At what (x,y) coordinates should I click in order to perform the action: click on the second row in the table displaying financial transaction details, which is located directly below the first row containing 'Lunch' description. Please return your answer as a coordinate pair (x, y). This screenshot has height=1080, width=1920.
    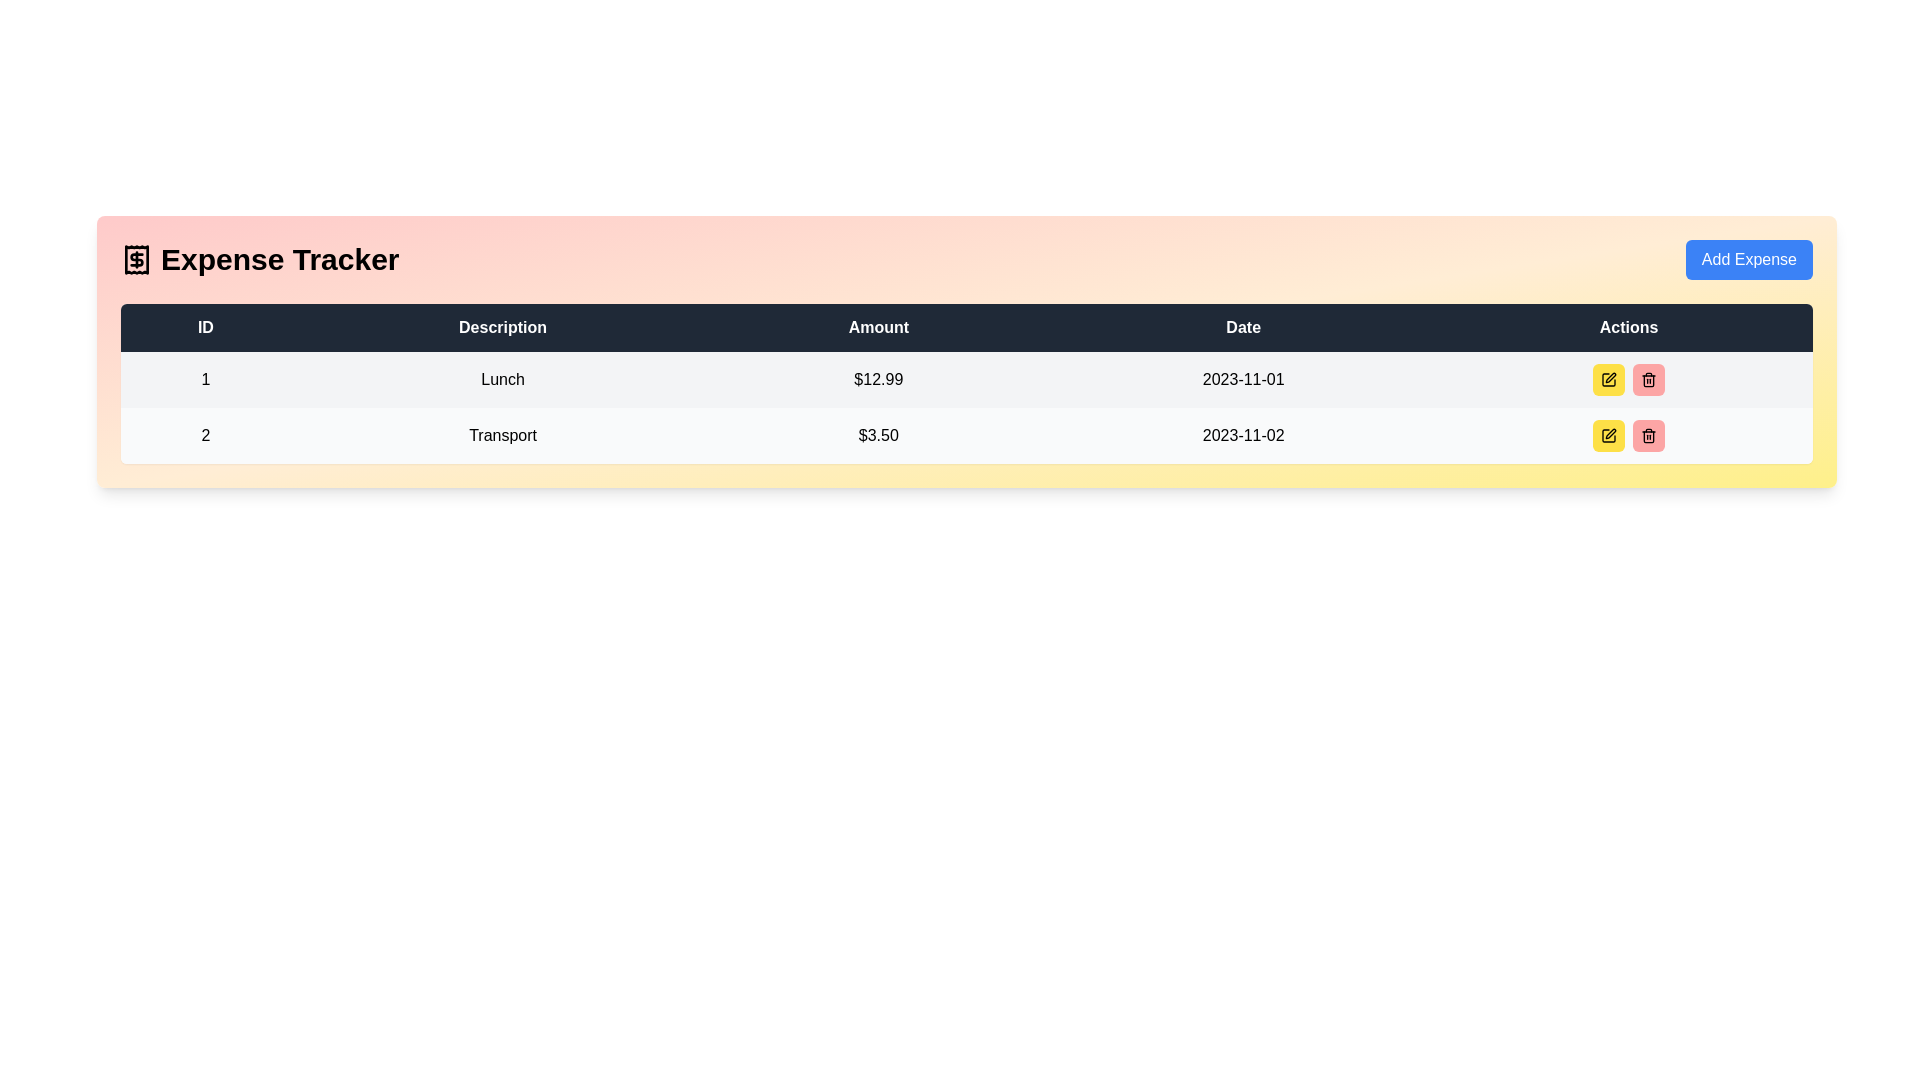
    Looking at the image, I should click on (966, 434).